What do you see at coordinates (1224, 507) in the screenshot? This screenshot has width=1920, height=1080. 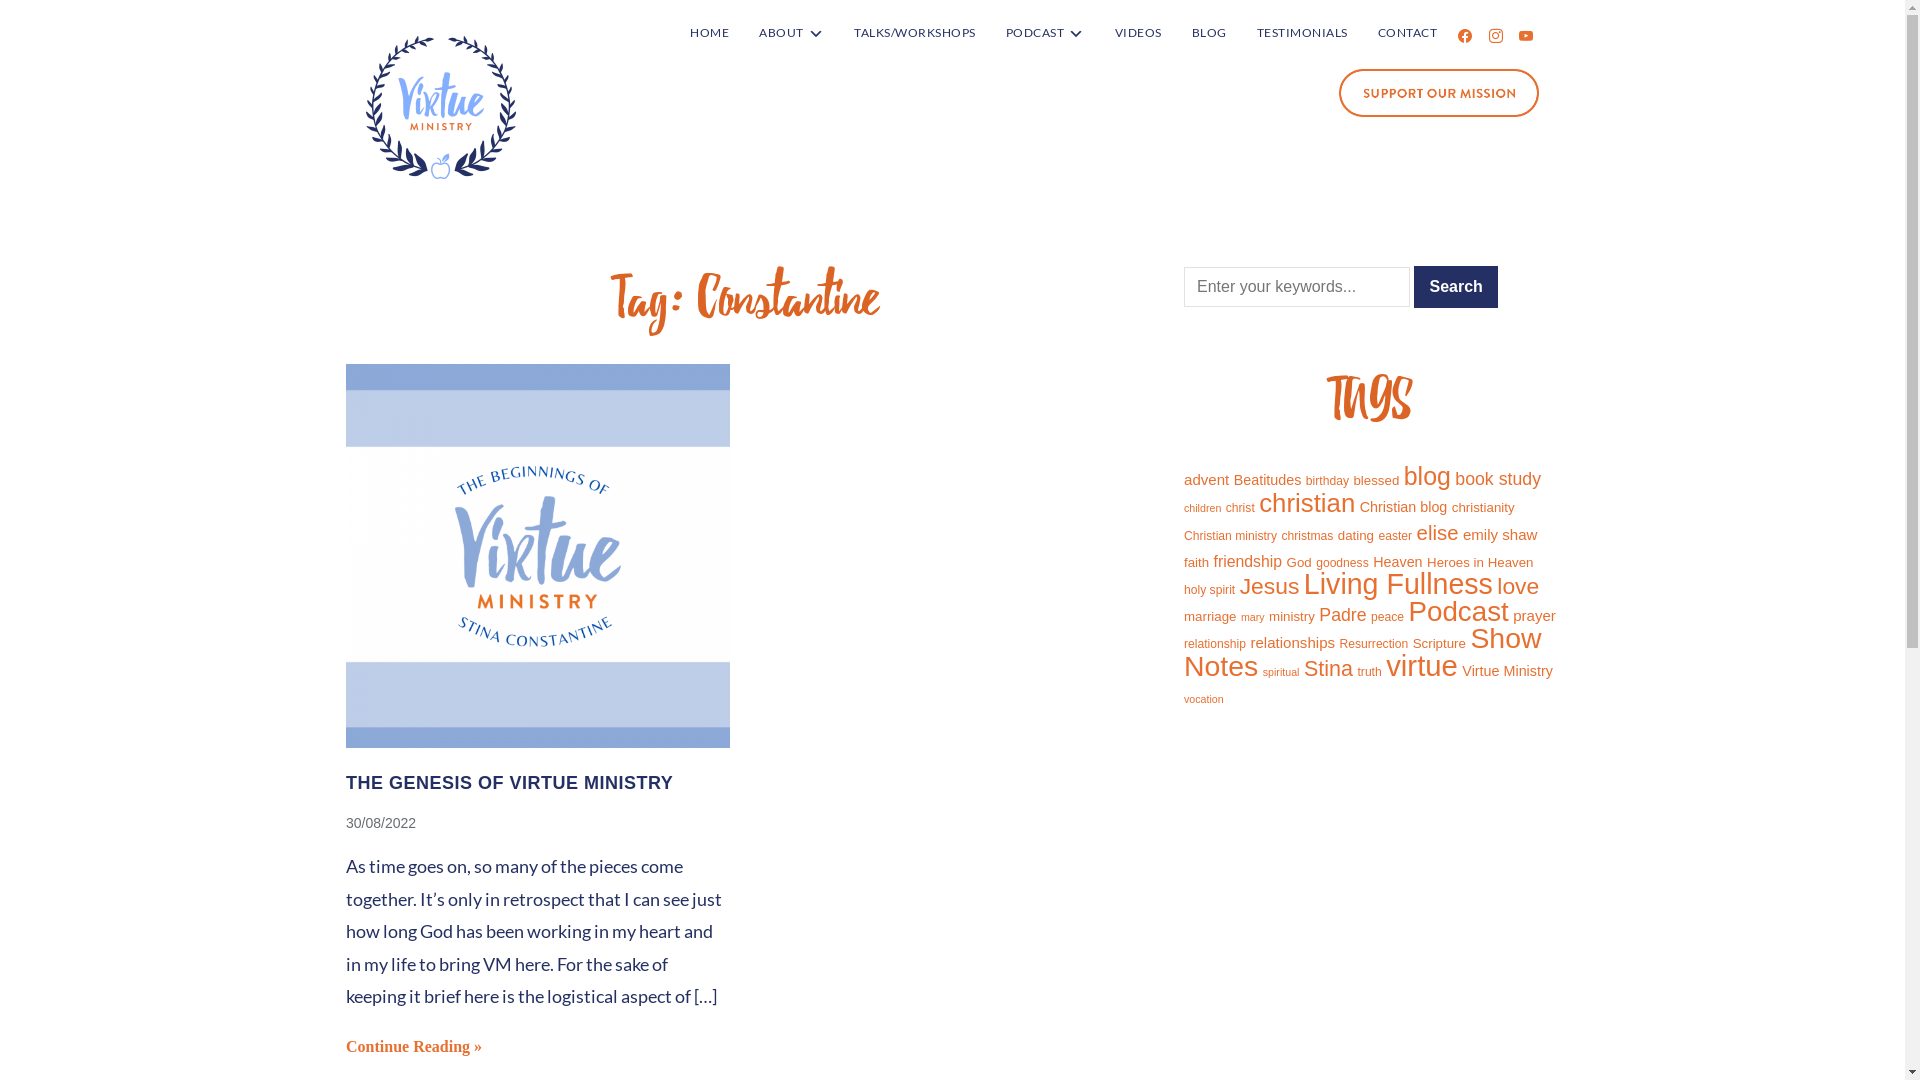 I see `'christ'` at bounding box center [1224, 507].